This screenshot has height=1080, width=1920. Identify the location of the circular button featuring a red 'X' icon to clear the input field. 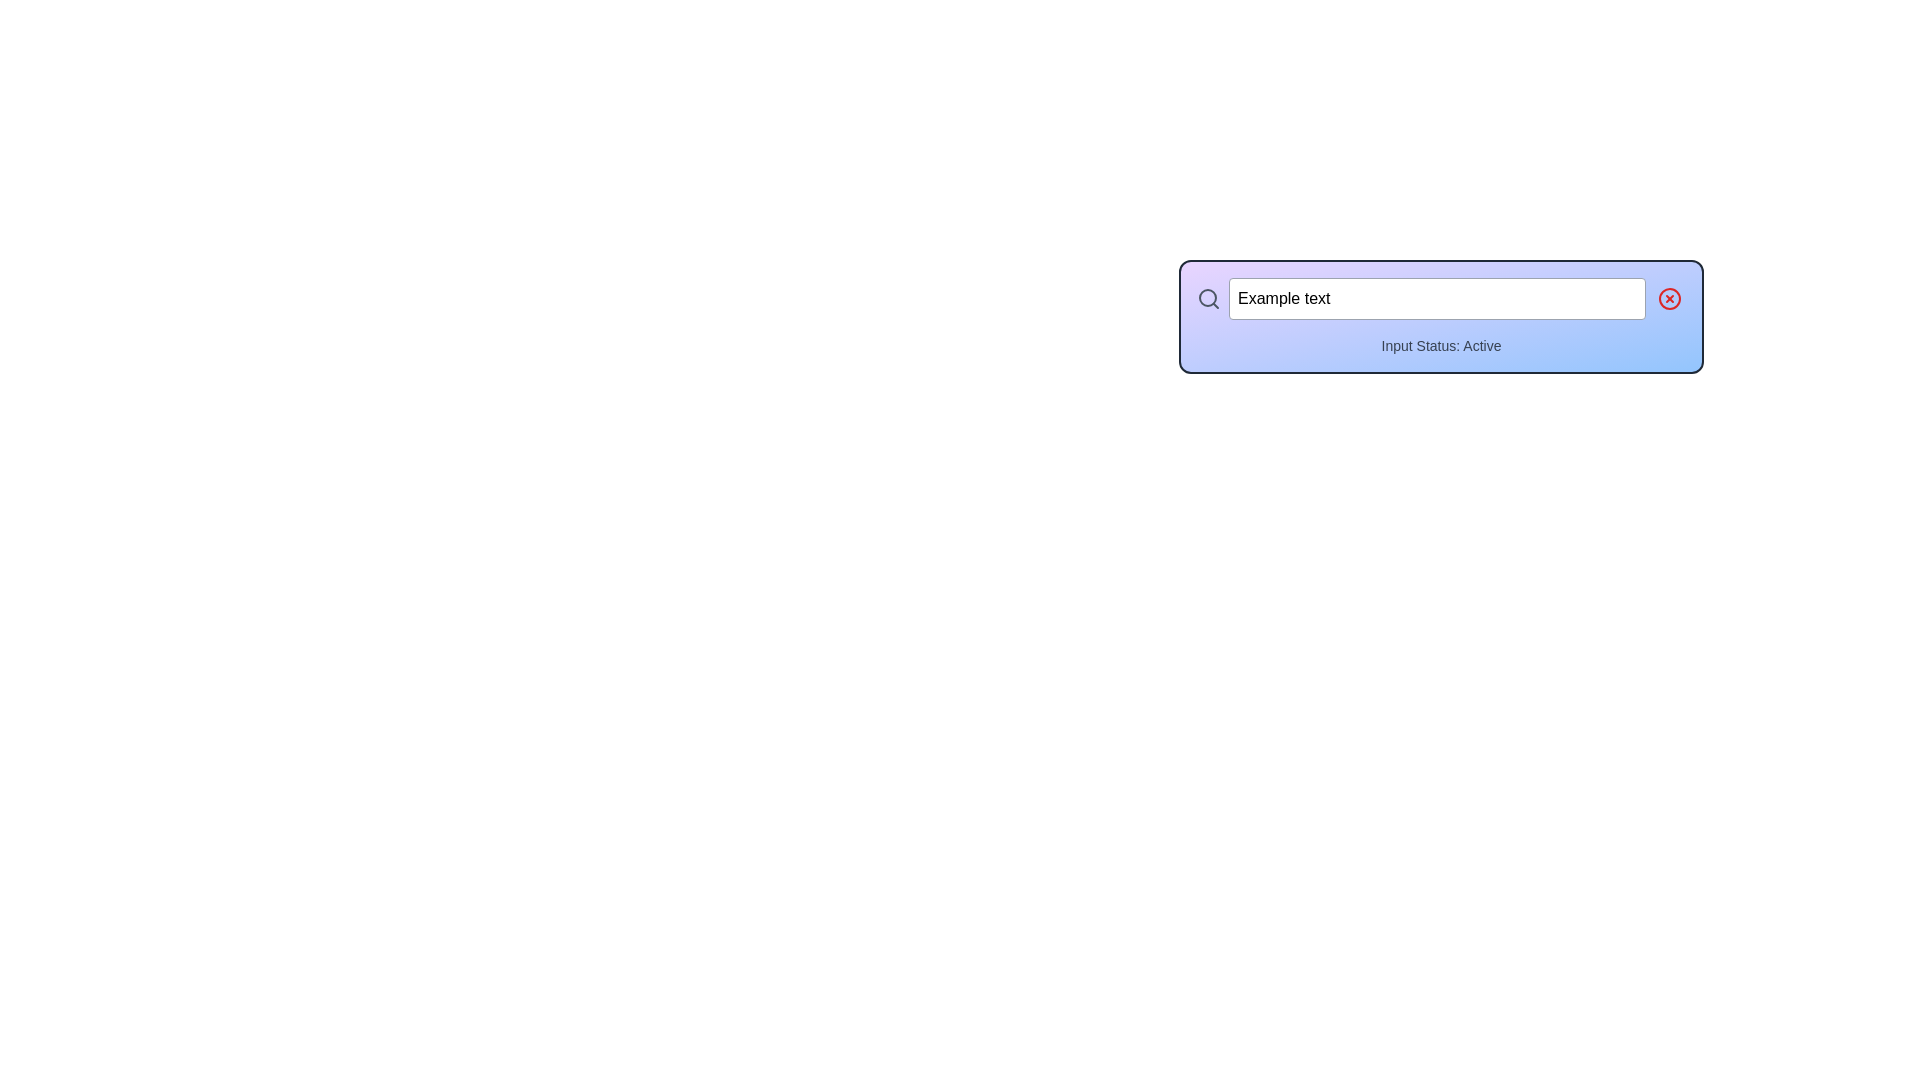
(1670, 299).